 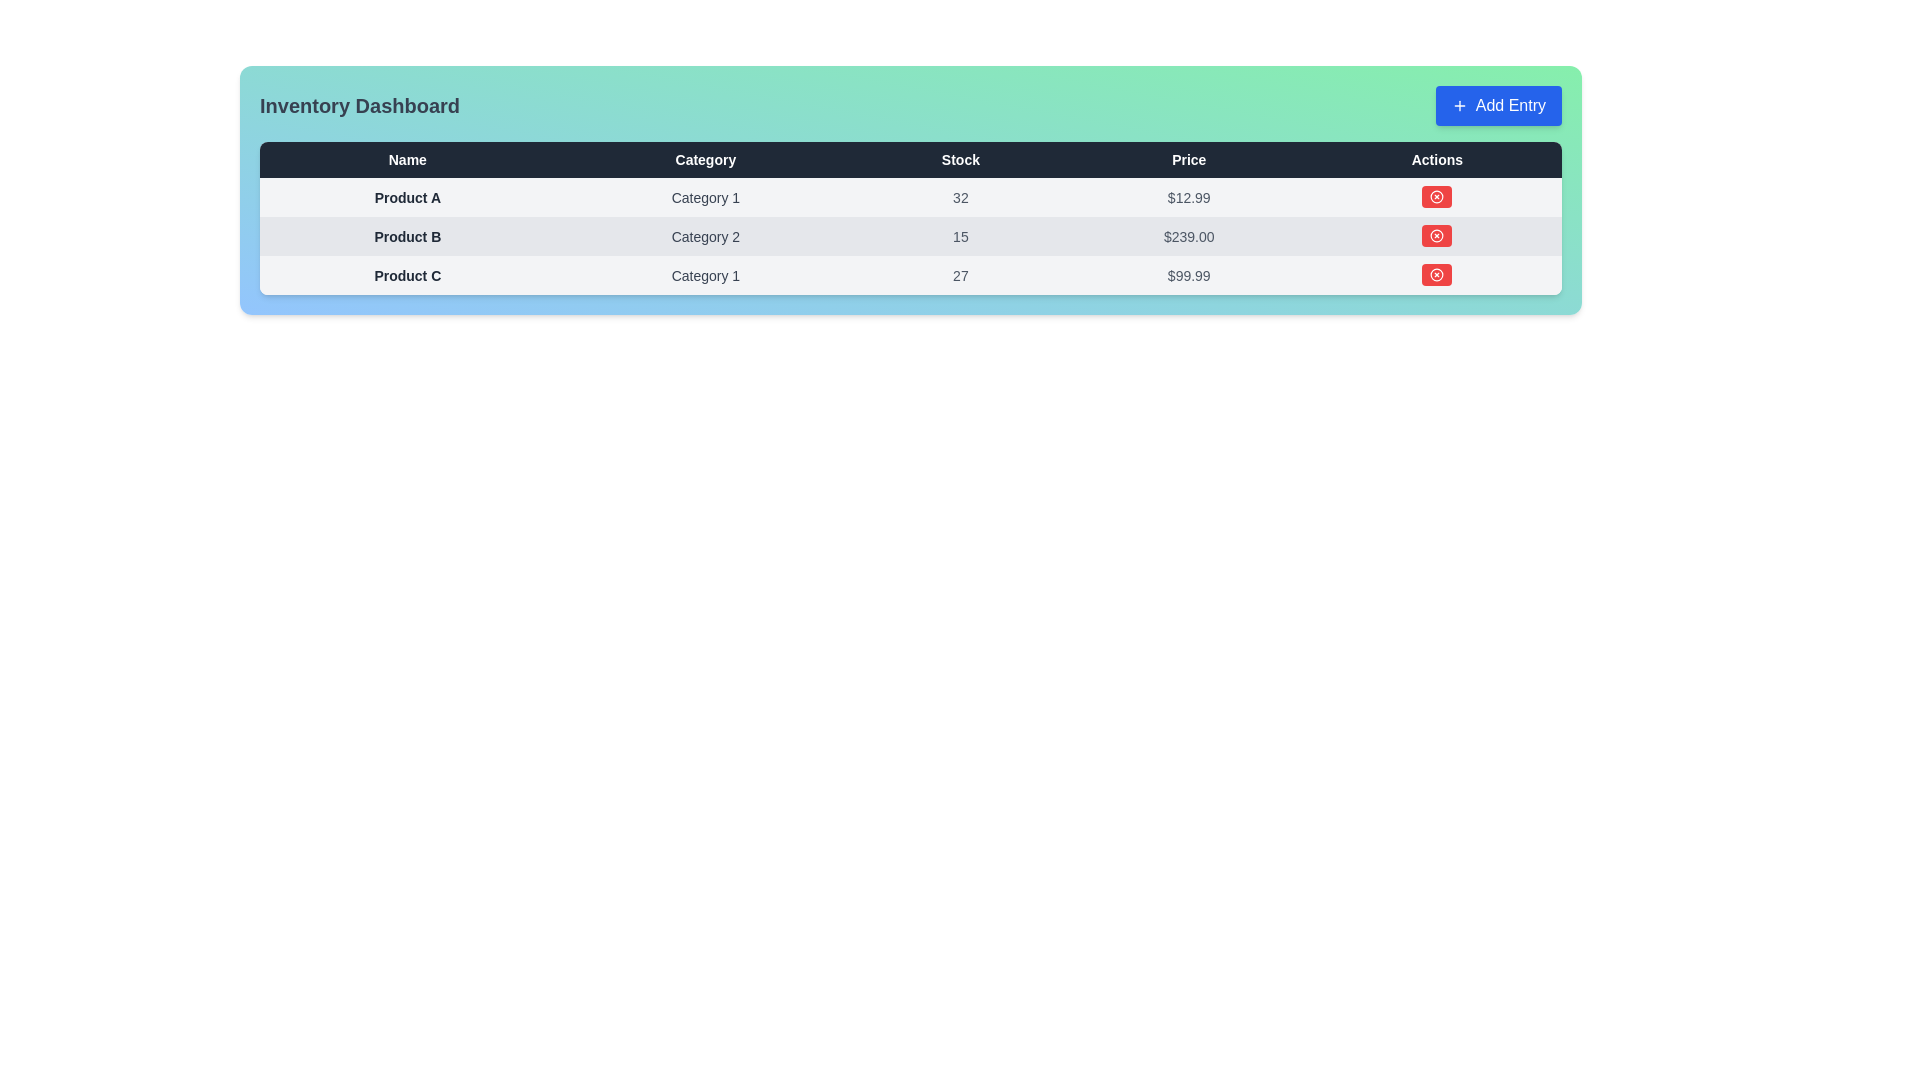 What do you see at coordinates (1189, 158) in the screenshot?
I see `the text content of the 'Price' column header in the table, which is the fourth header to the right of 'Stock' and to the left of 'Actions'` at bounding box center [1189, 158].